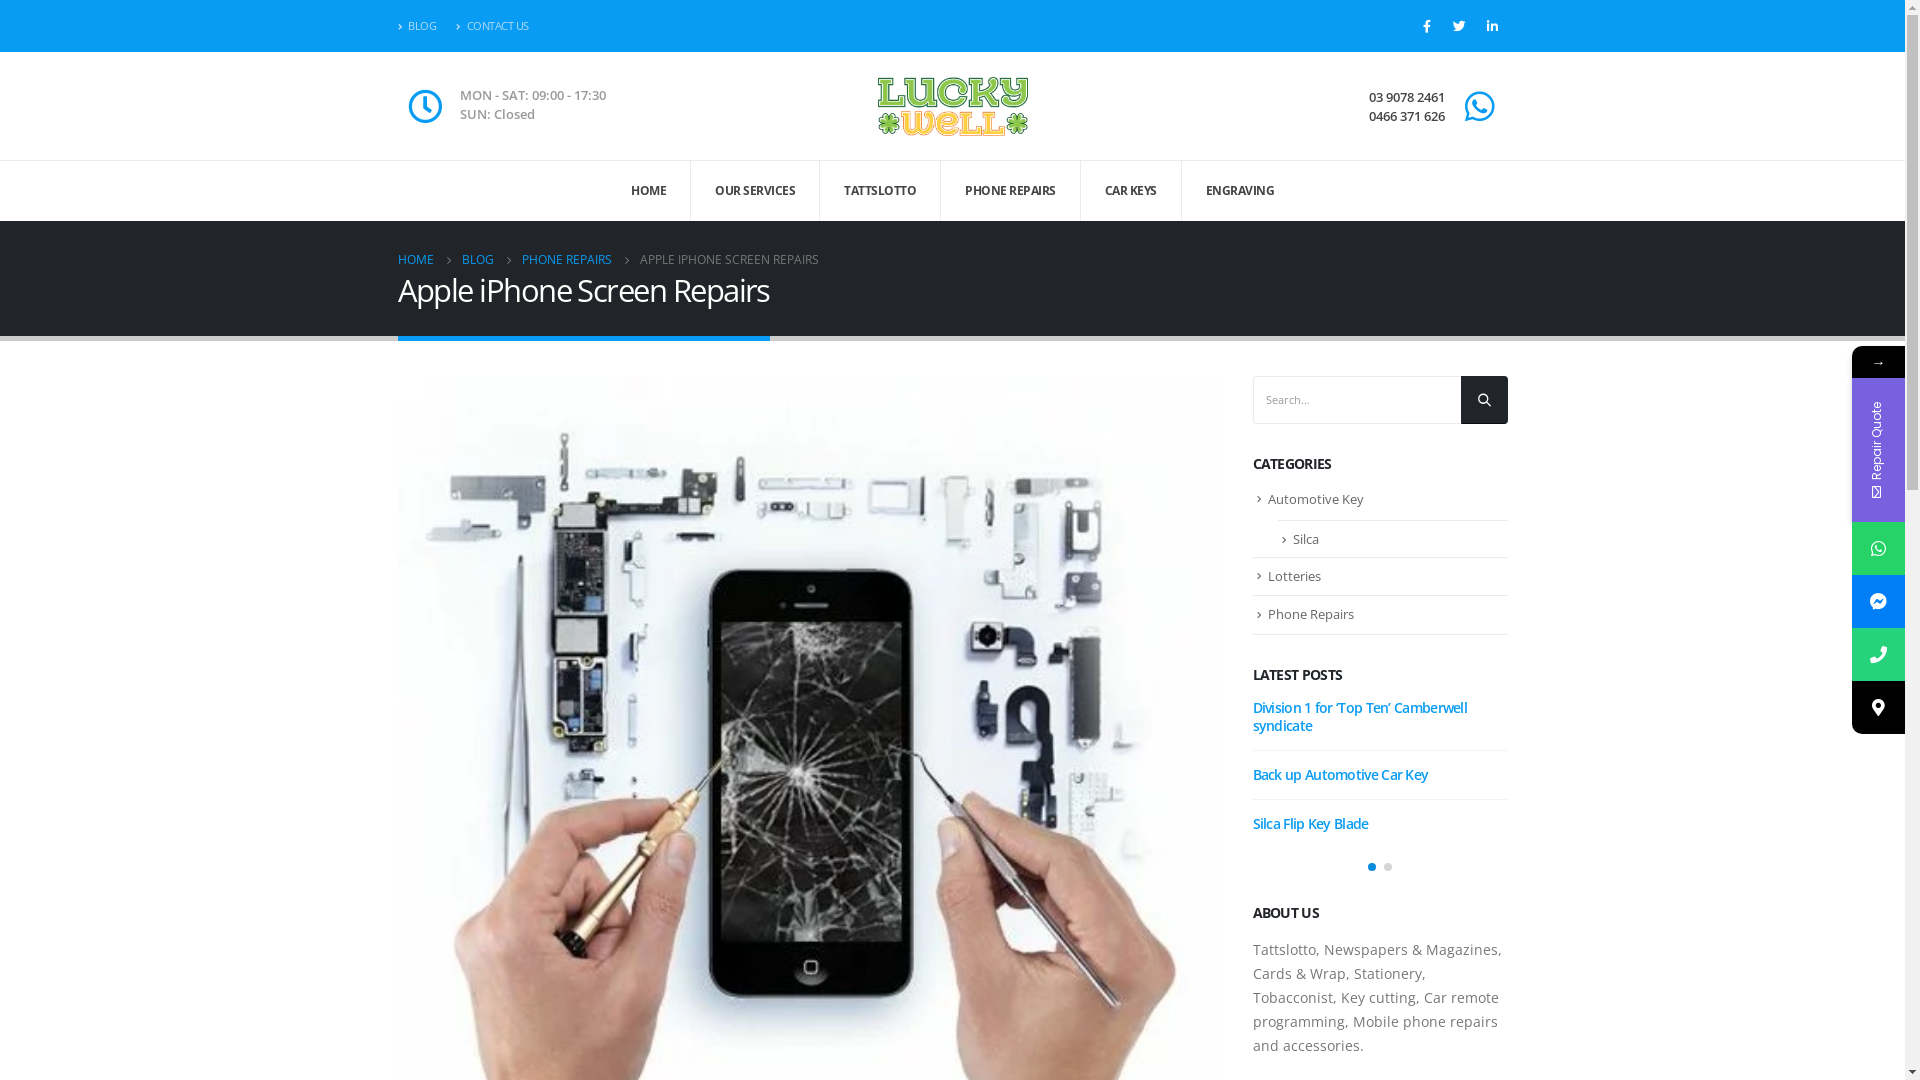  Describe the element at coordinates (1315, 497) in the screenshot. I see `'Automotive Key'` at that location.